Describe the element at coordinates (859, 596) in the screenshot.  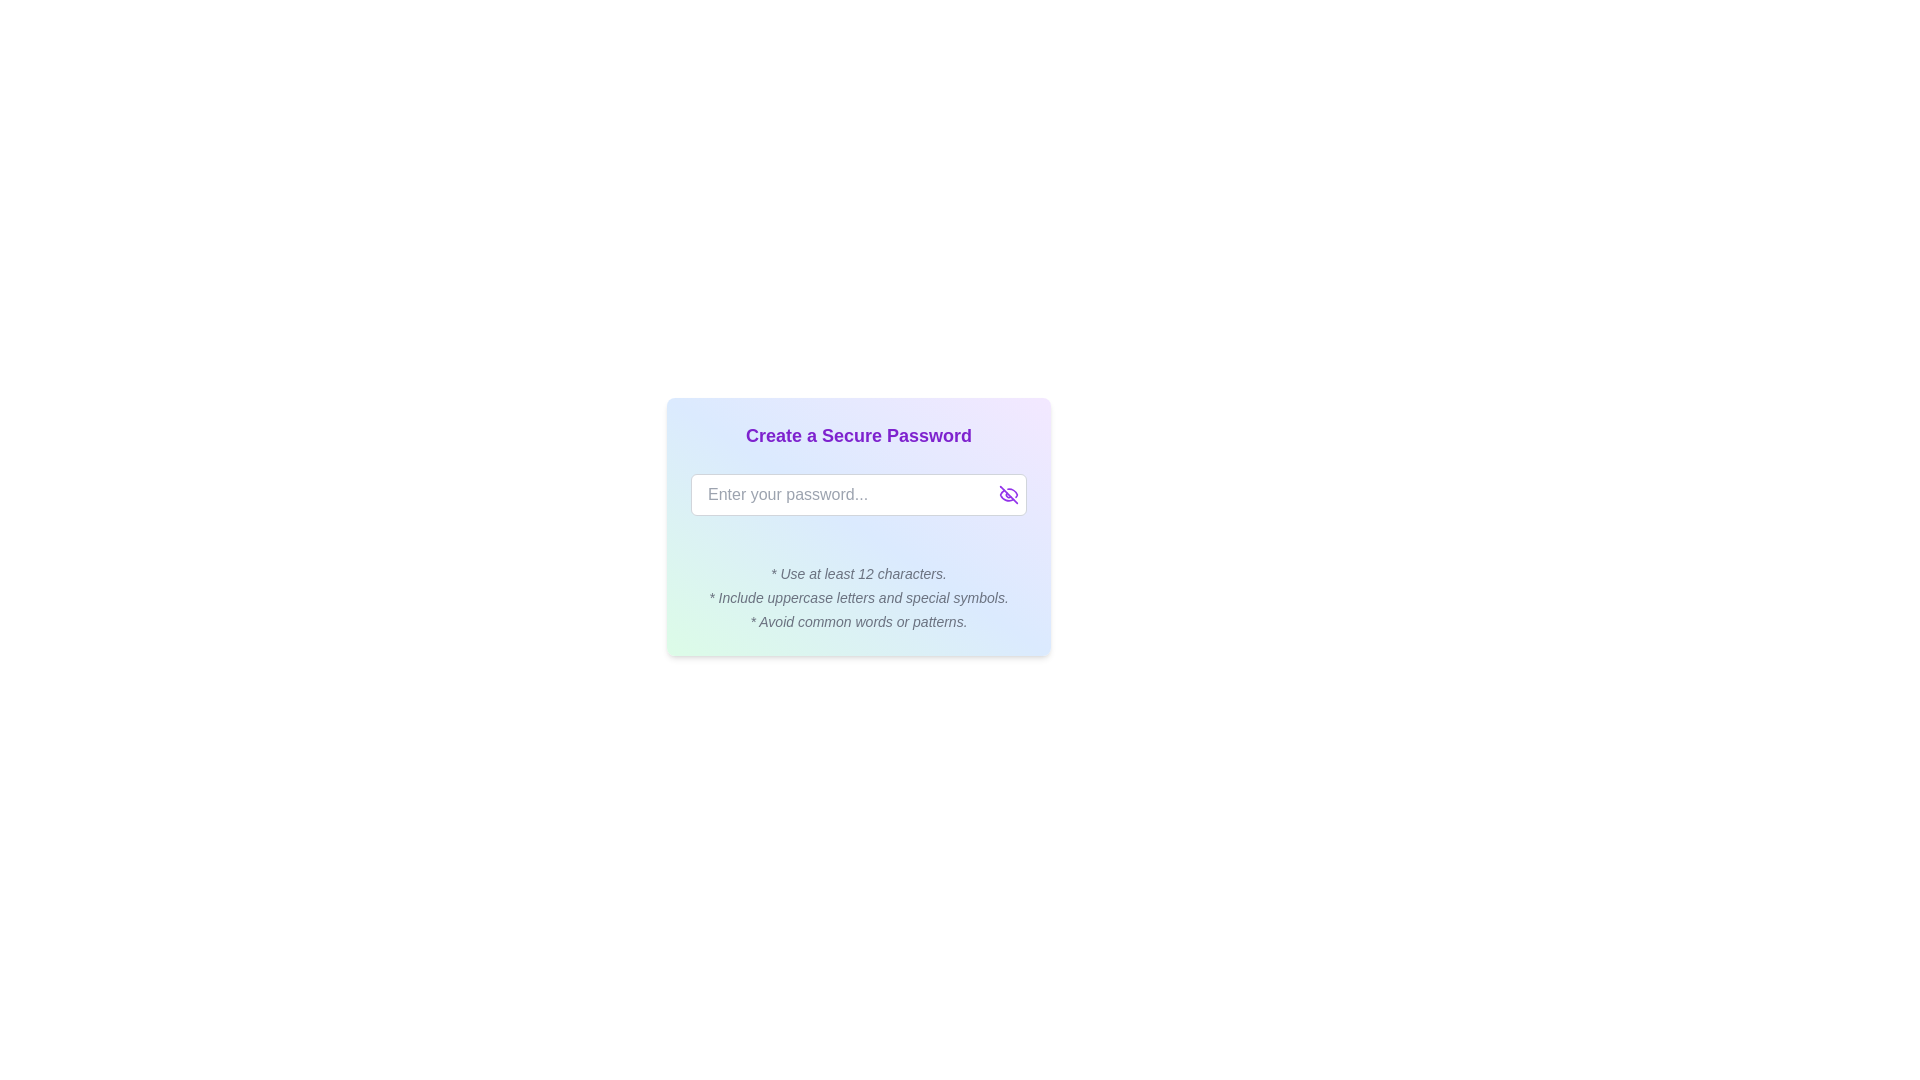
I see `text of the second line in the password creation guidelines, which advises users to include uppercase letters and special symbols for enhanced security` at that location.